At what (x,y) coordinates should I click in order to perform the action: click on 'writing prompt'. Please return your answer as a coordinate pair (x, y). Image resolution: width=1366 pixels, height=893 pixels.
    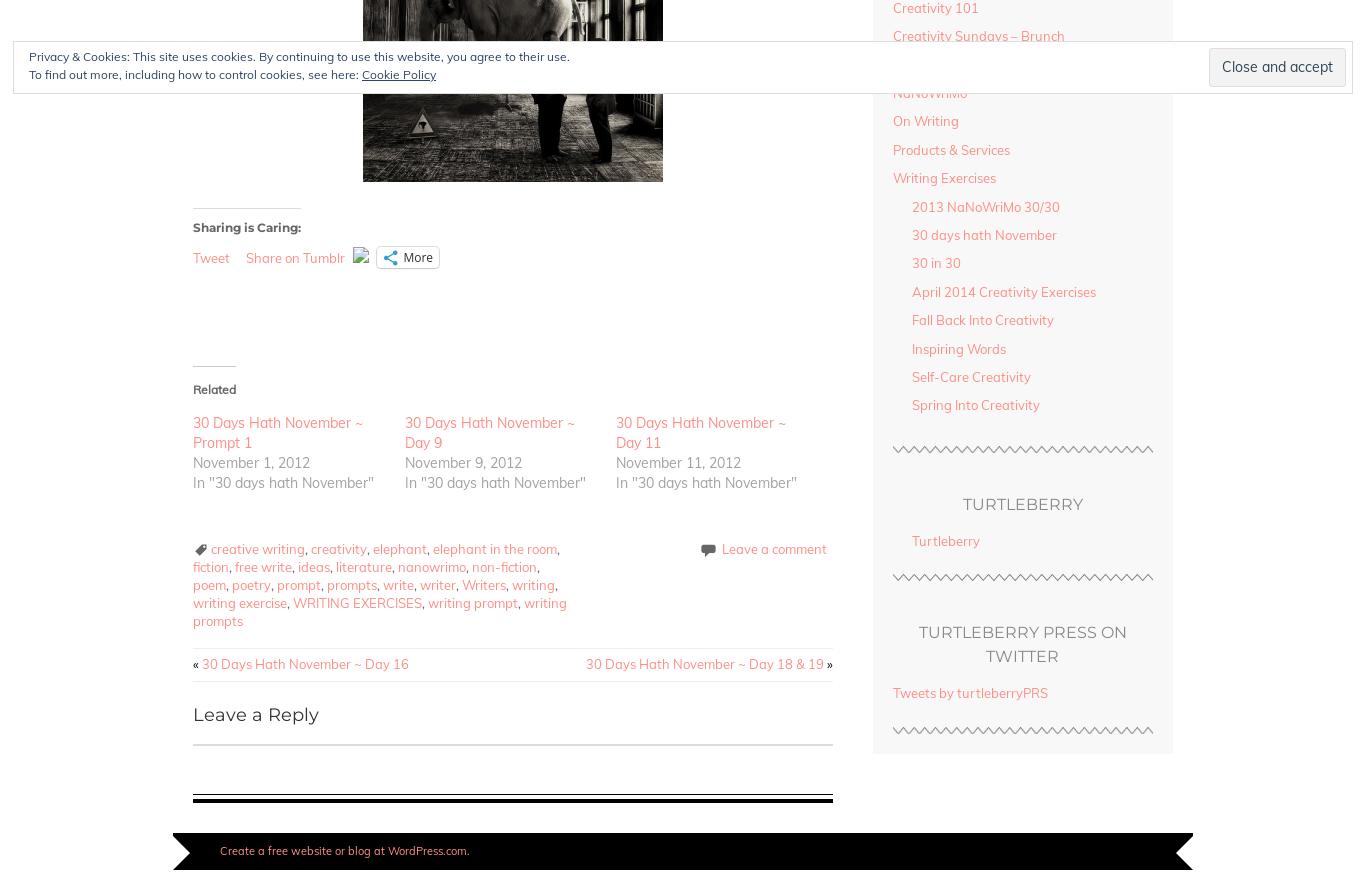
    Looking at the image, I should click on (473, 601).